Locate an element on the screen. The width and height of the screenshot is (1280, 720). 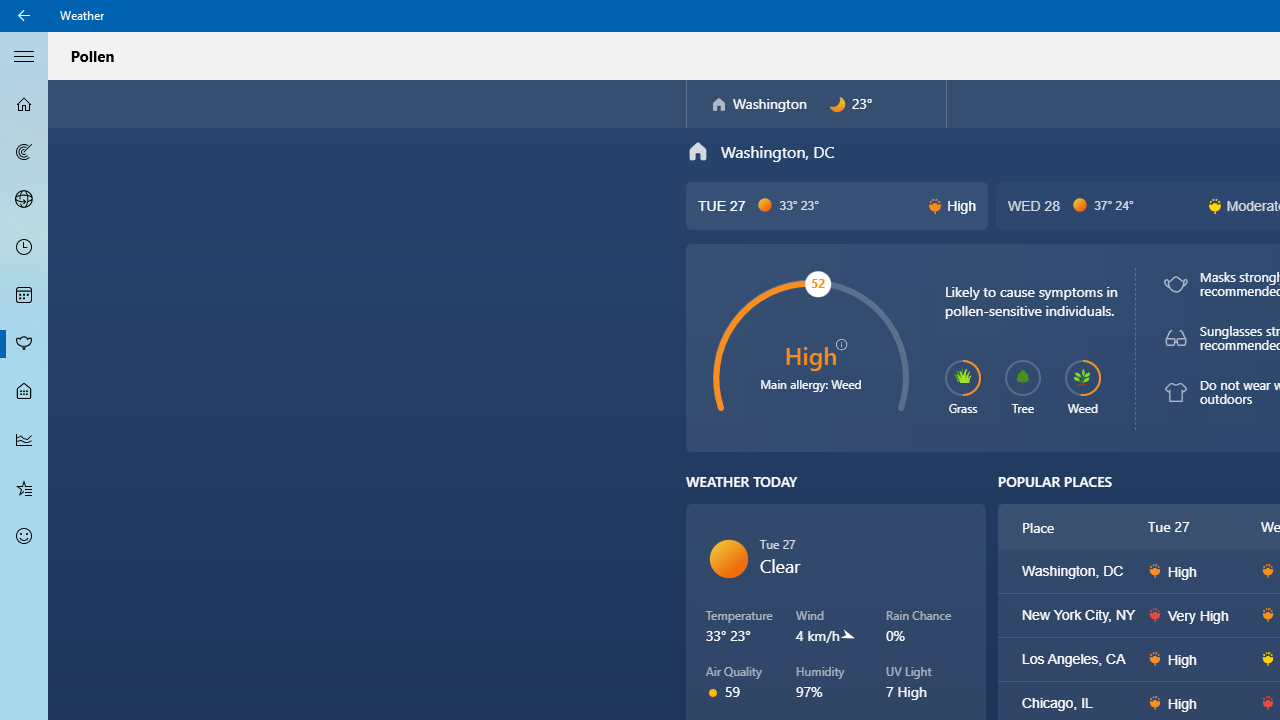
'Favorites - Not Selected' is located at coordinates (24, 487).